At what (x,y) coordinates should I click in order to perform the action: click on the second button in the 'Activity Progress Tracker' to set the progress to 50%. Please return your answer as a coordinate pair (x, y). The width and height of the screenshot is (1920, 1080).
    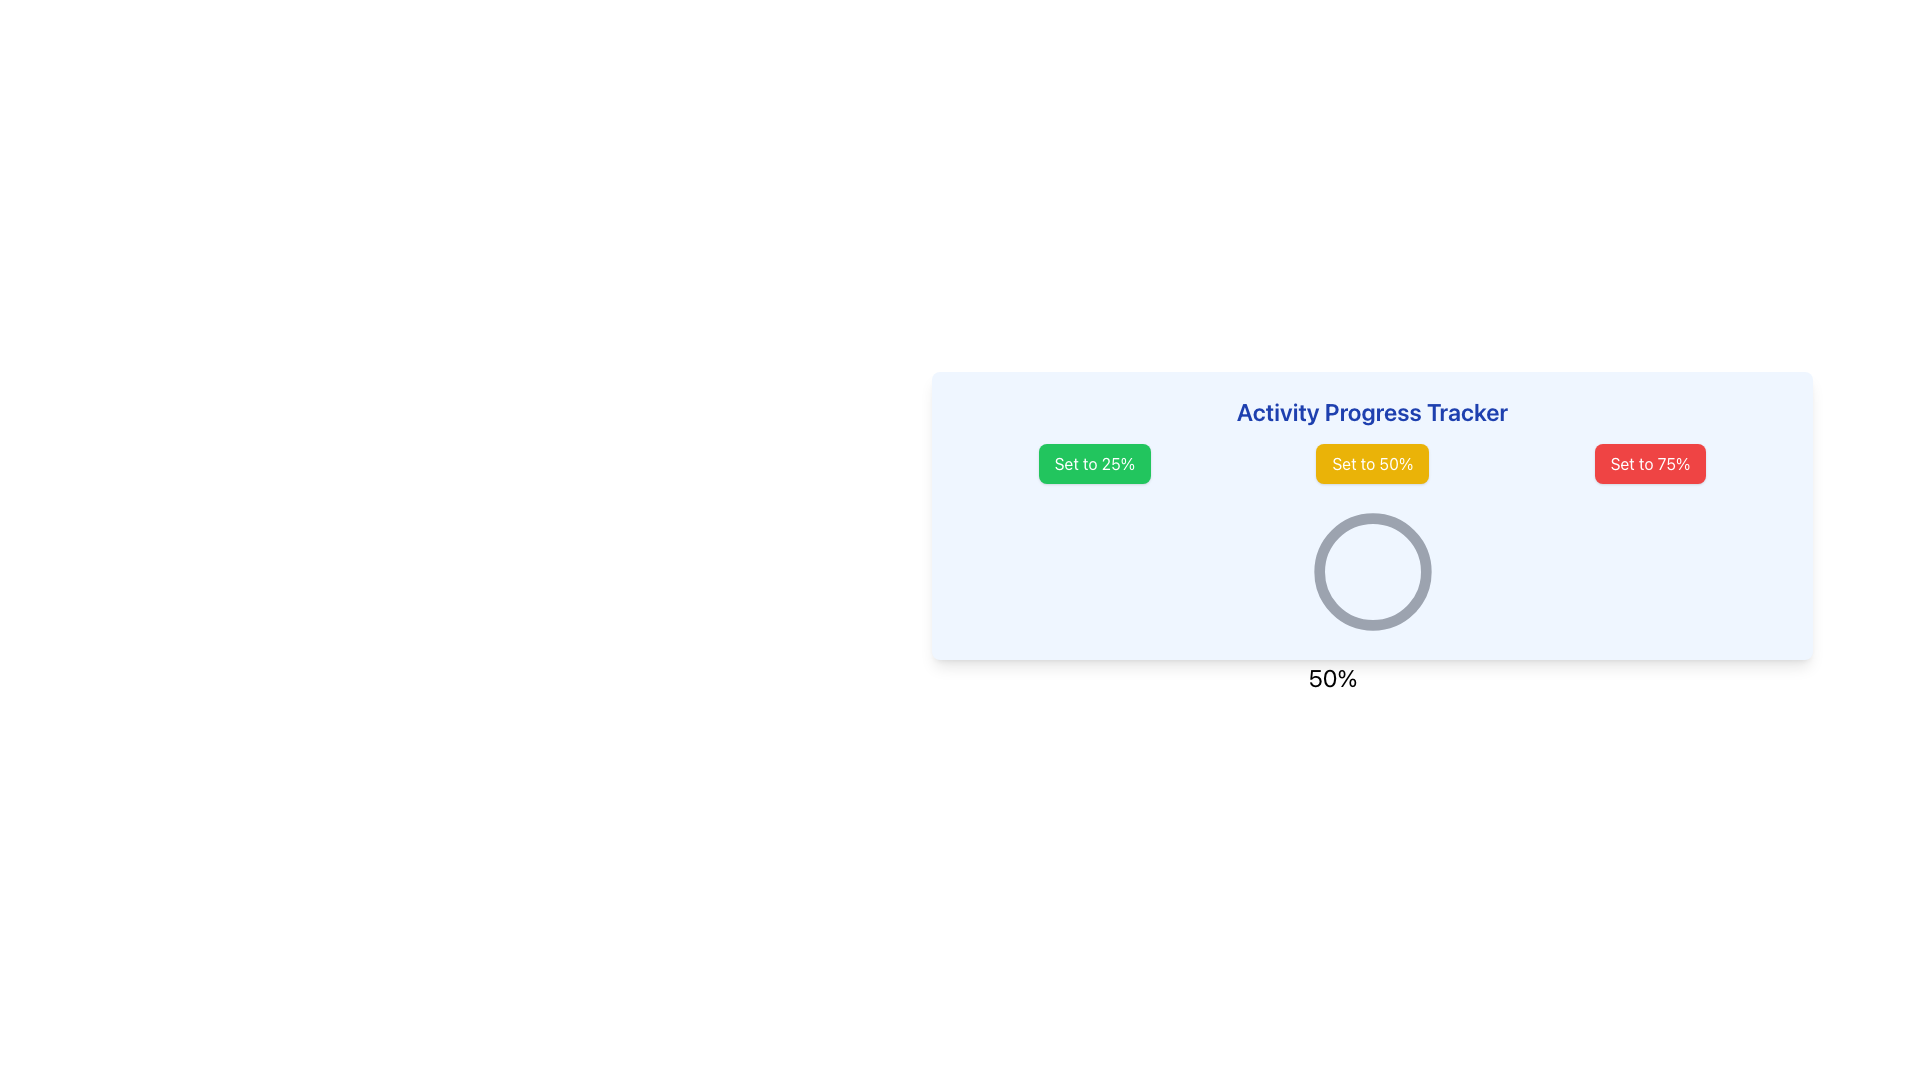
    Looking at the image, I should click on (1371, 463).